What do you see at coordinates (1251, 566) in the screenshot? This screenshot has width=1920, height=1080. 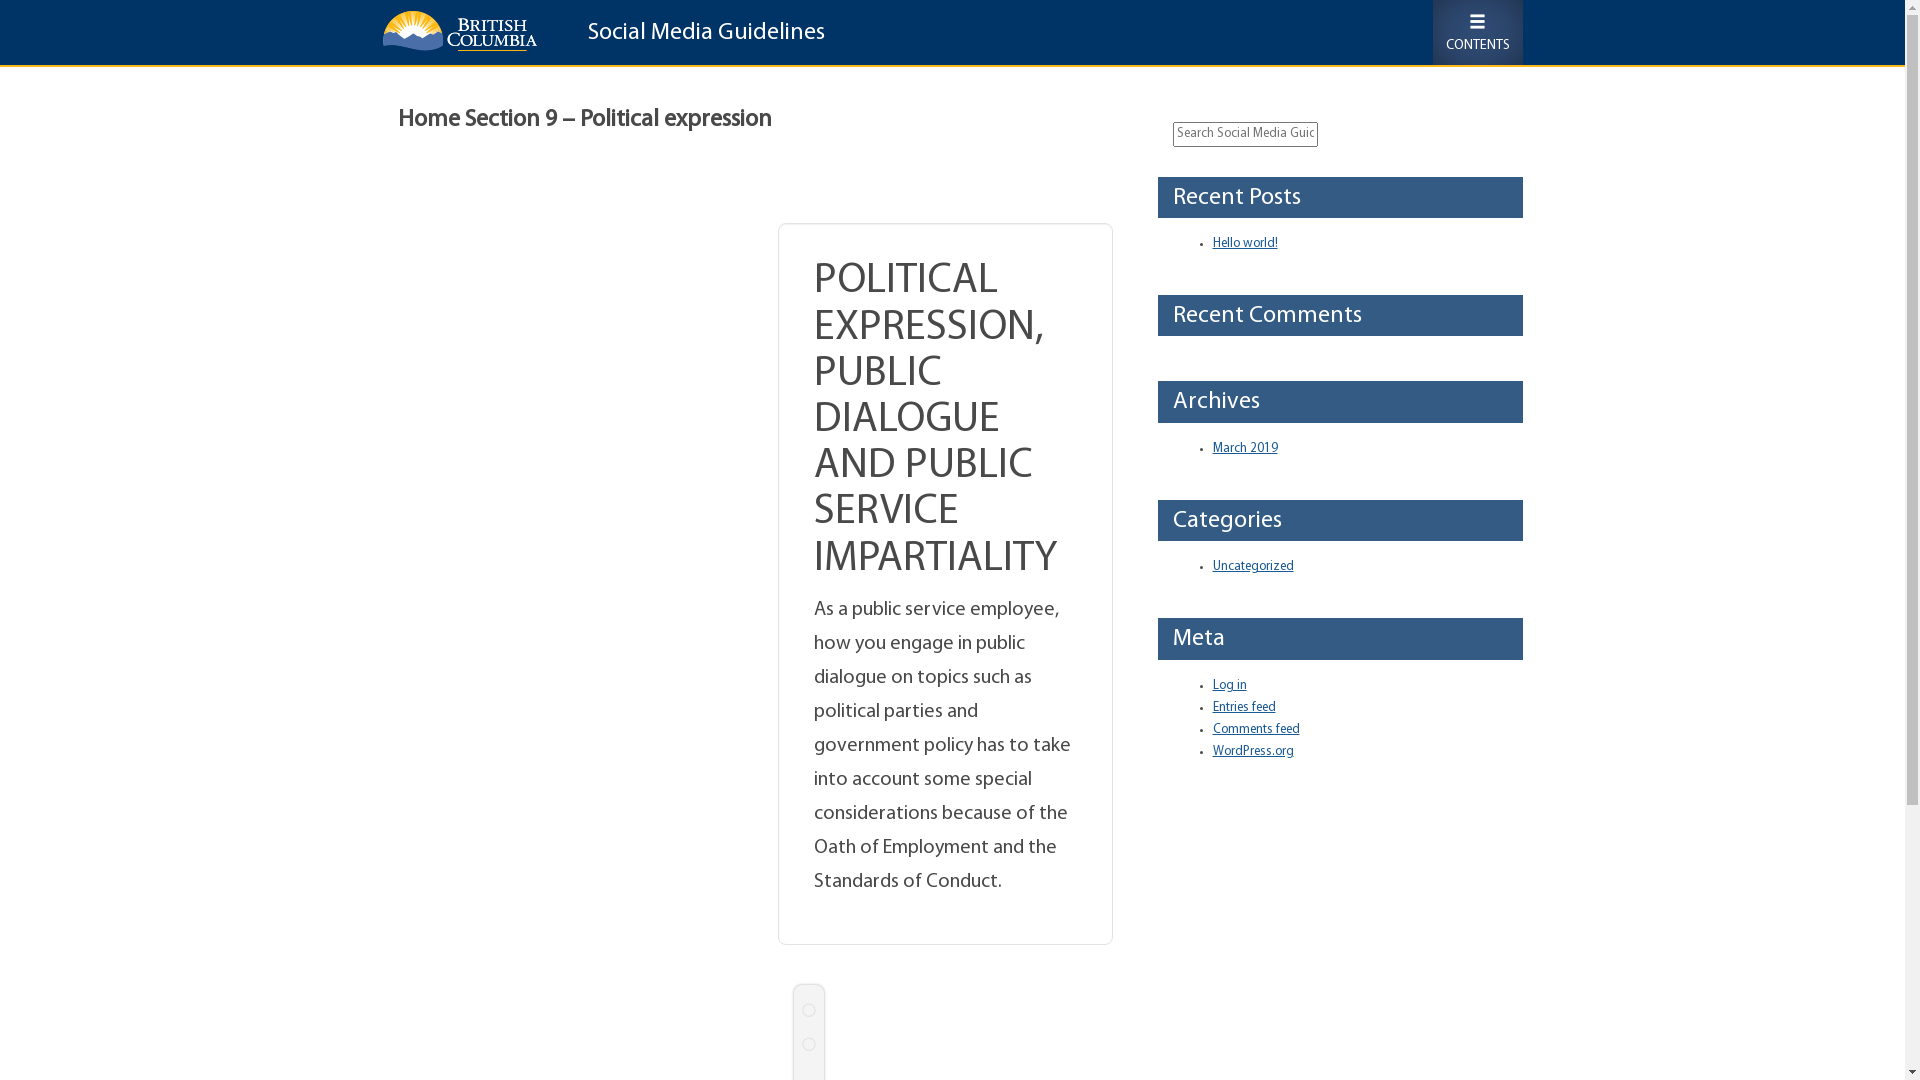 I see `'Uncategorized'` at bounding box center [1251, 566].